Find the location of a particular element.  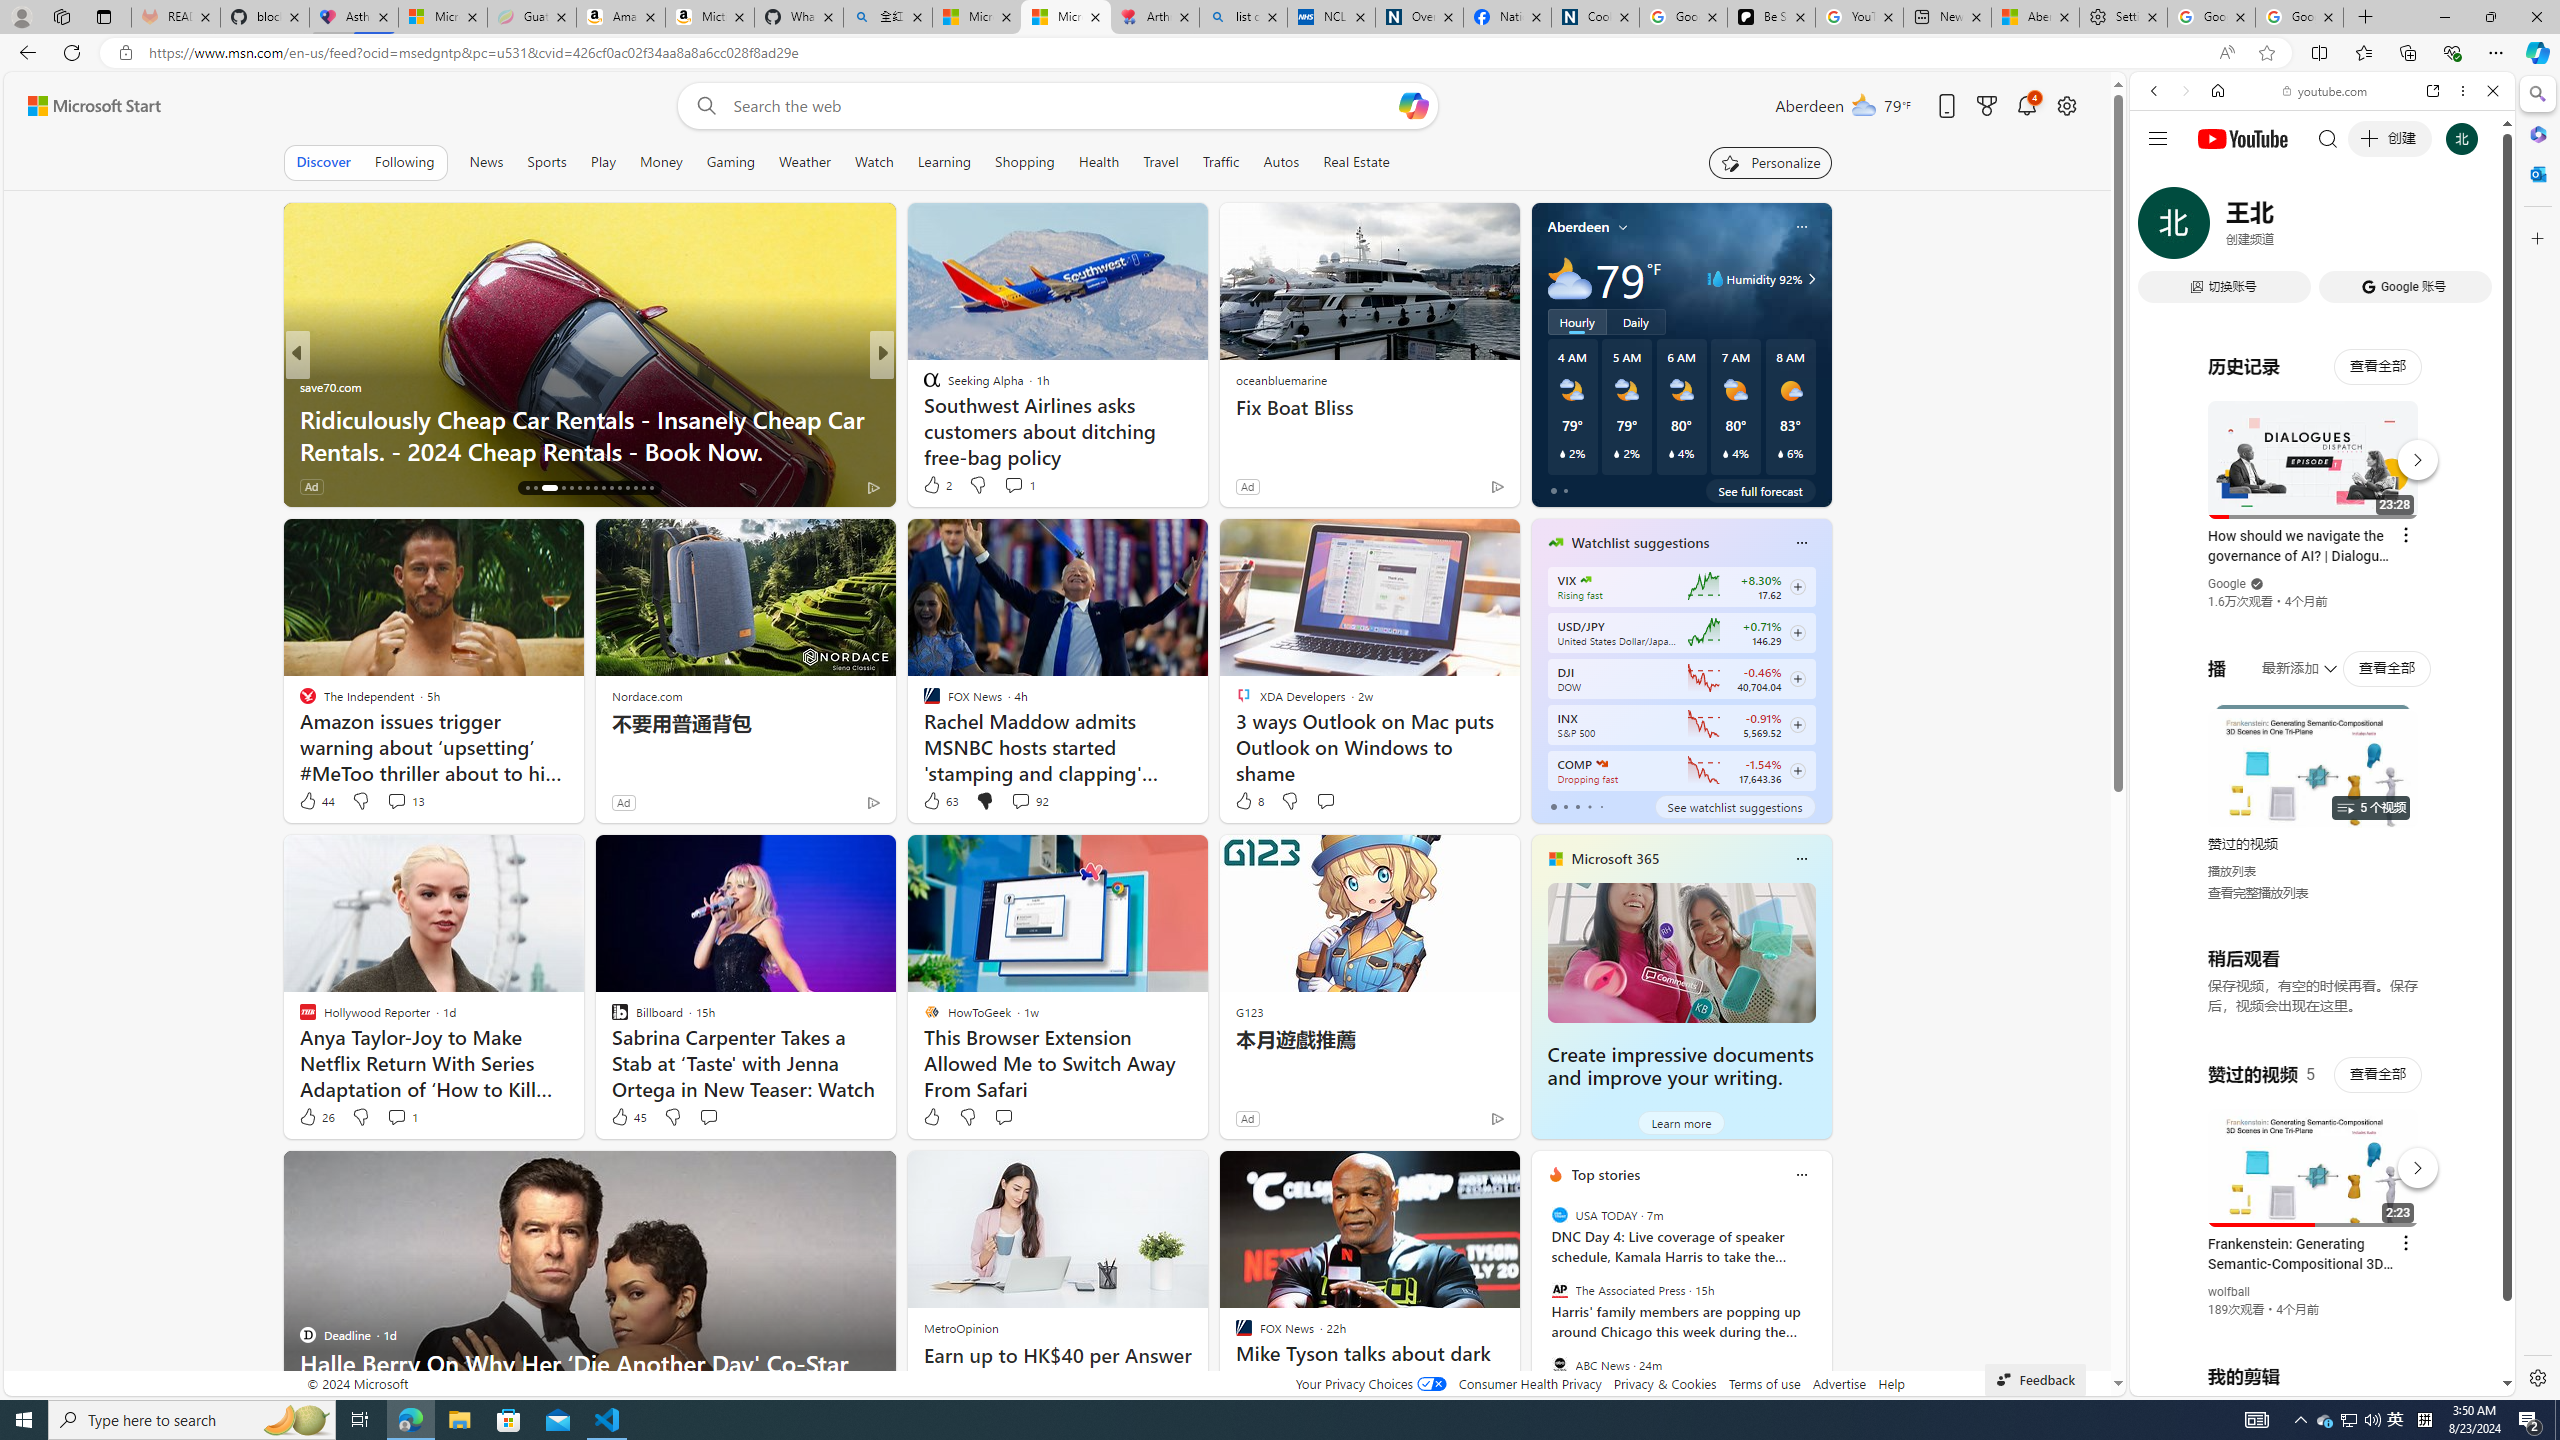

'Trailer #2 [HD]' is located at coordinates (2320, 593).